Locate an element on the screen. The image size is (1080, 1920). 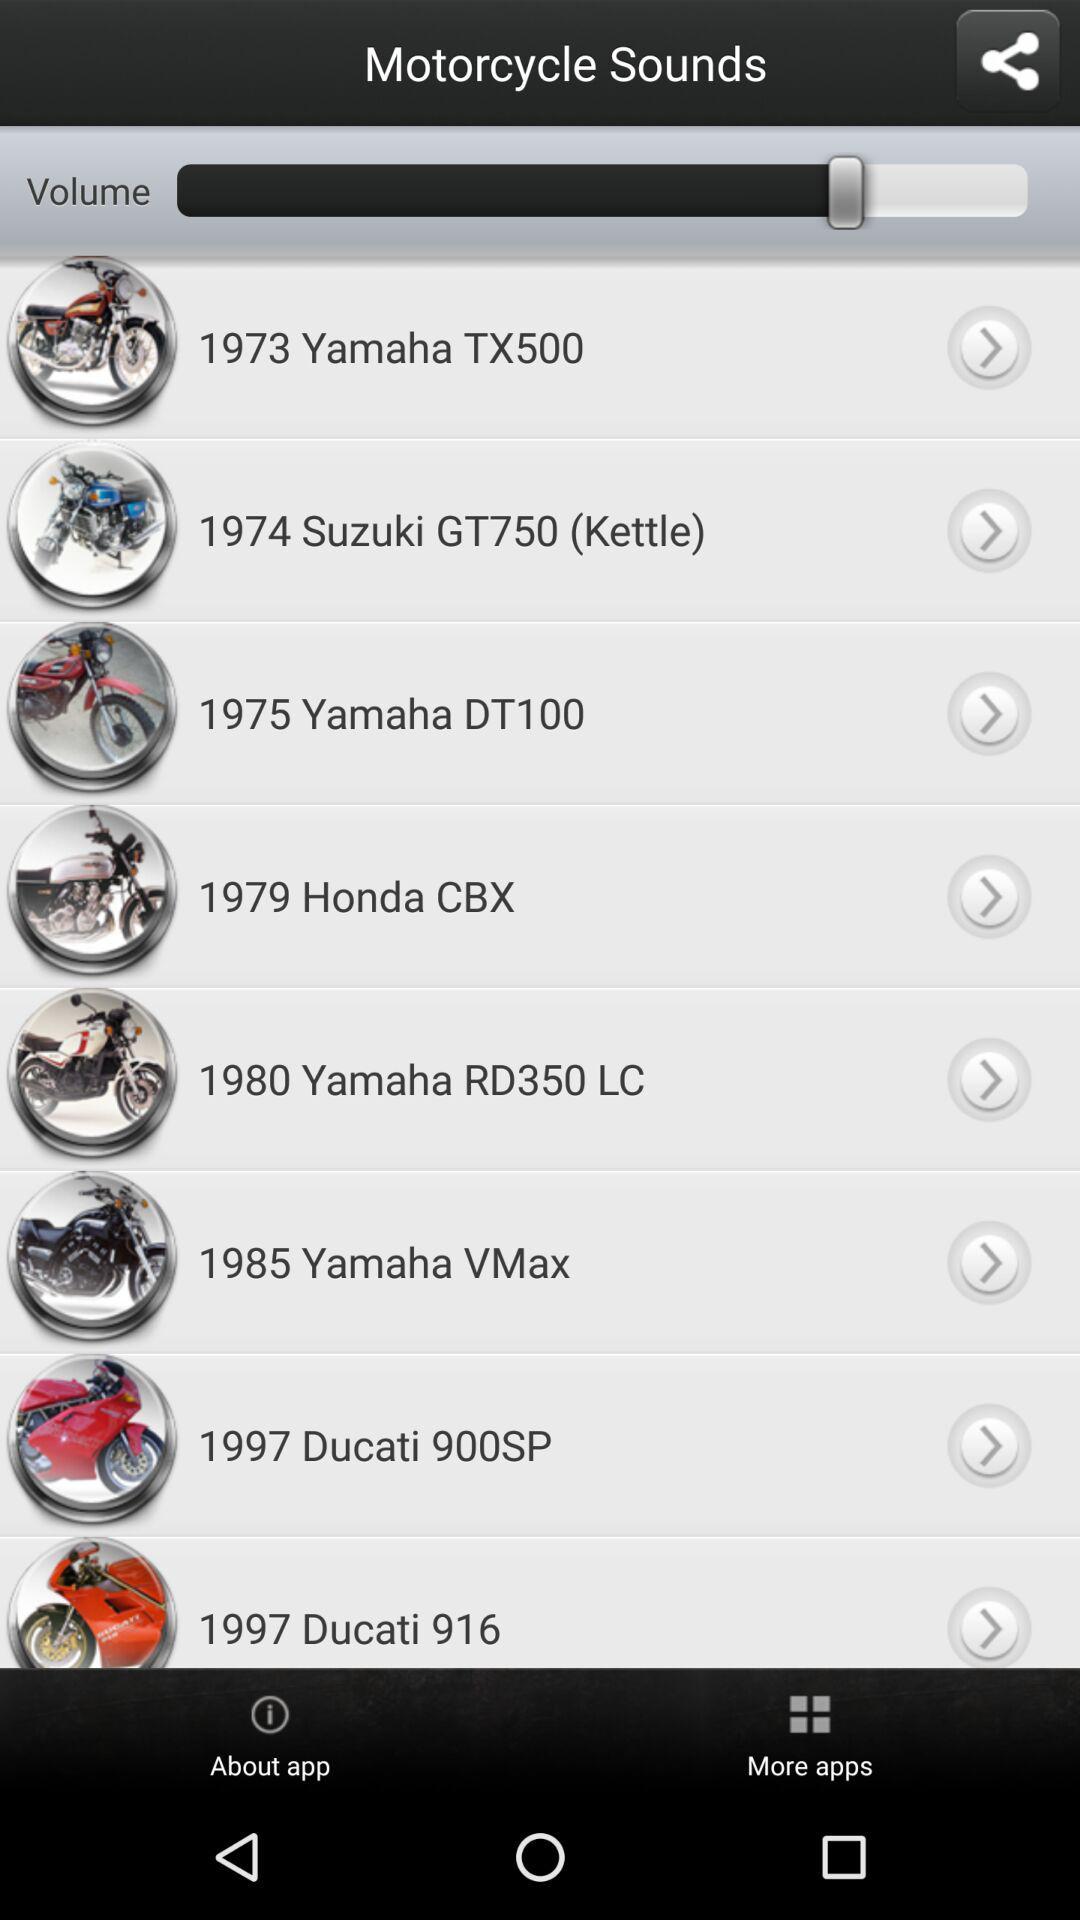
1975 yamaha dt100 is located at coordinates (987, 712).